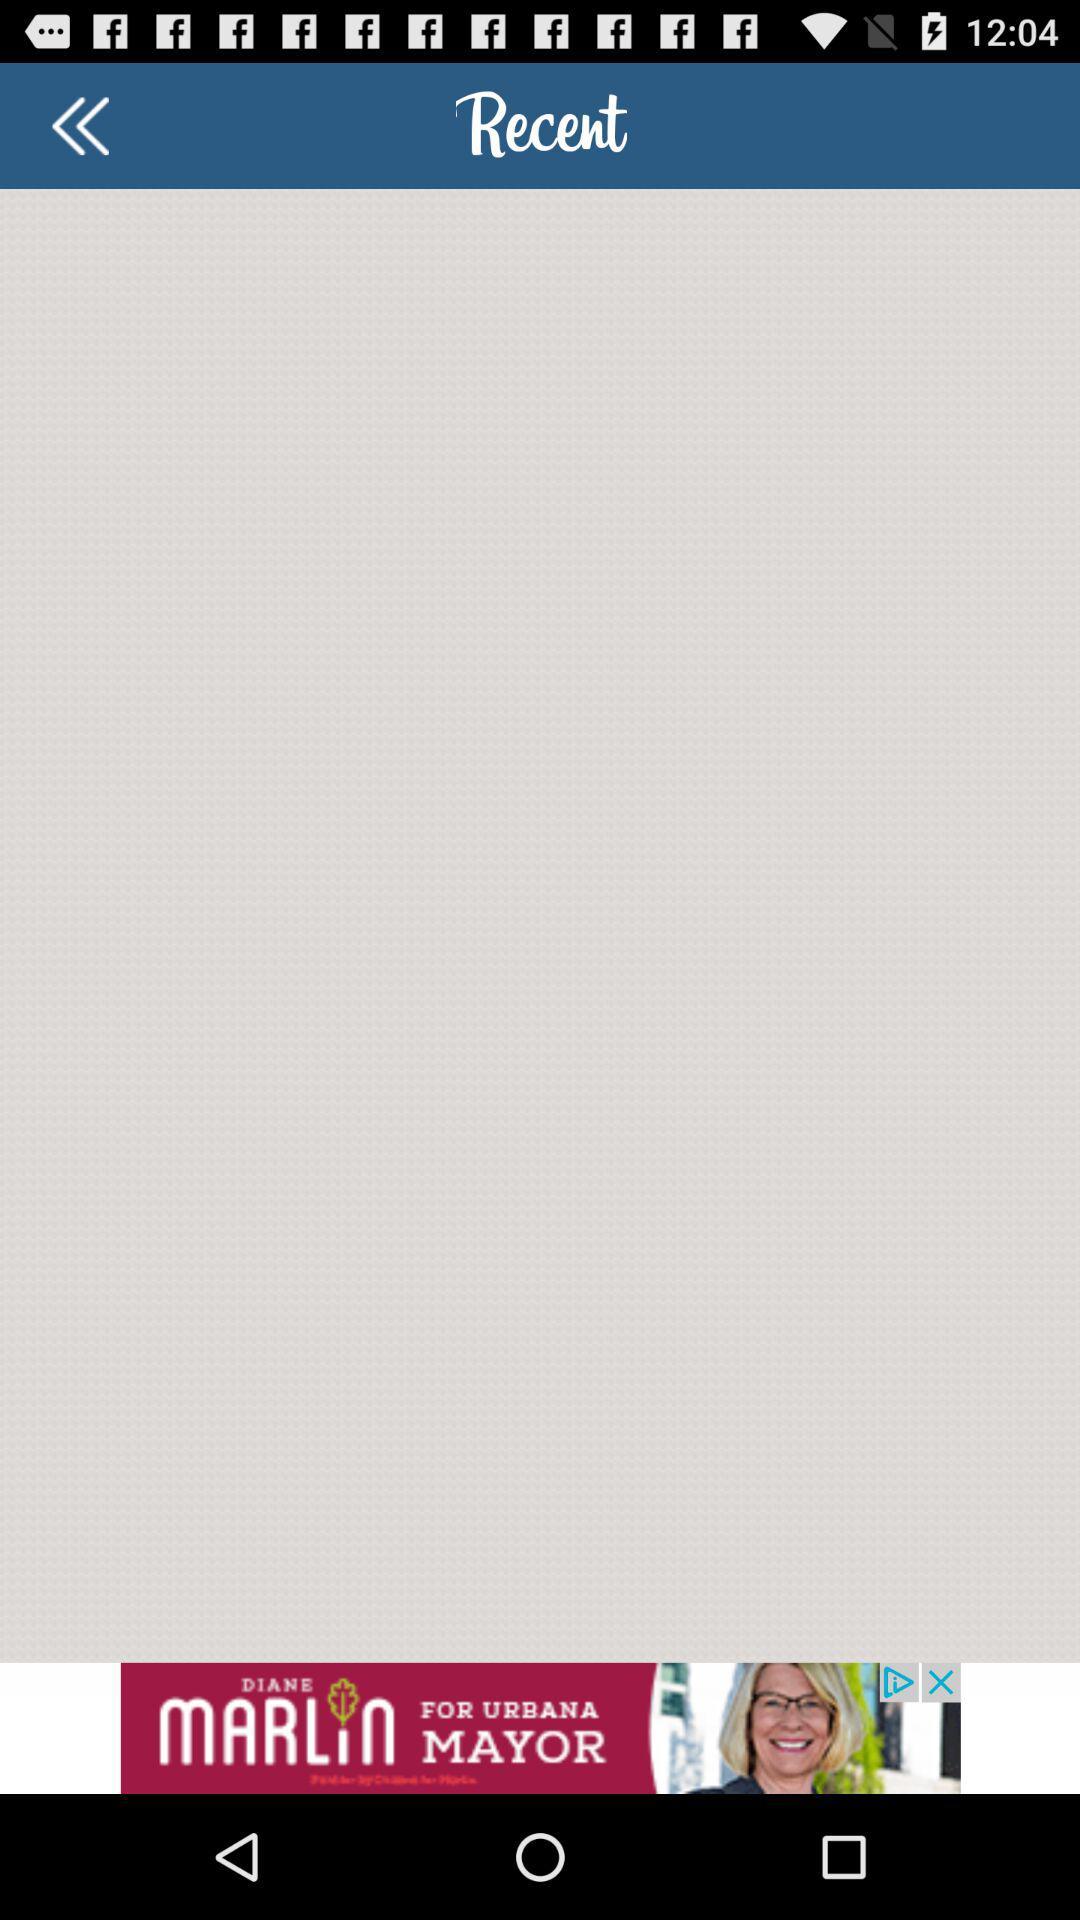  Describe the element at coordinates (540, 1727) in the screenshot. I see `click on advertisement below` at that location.